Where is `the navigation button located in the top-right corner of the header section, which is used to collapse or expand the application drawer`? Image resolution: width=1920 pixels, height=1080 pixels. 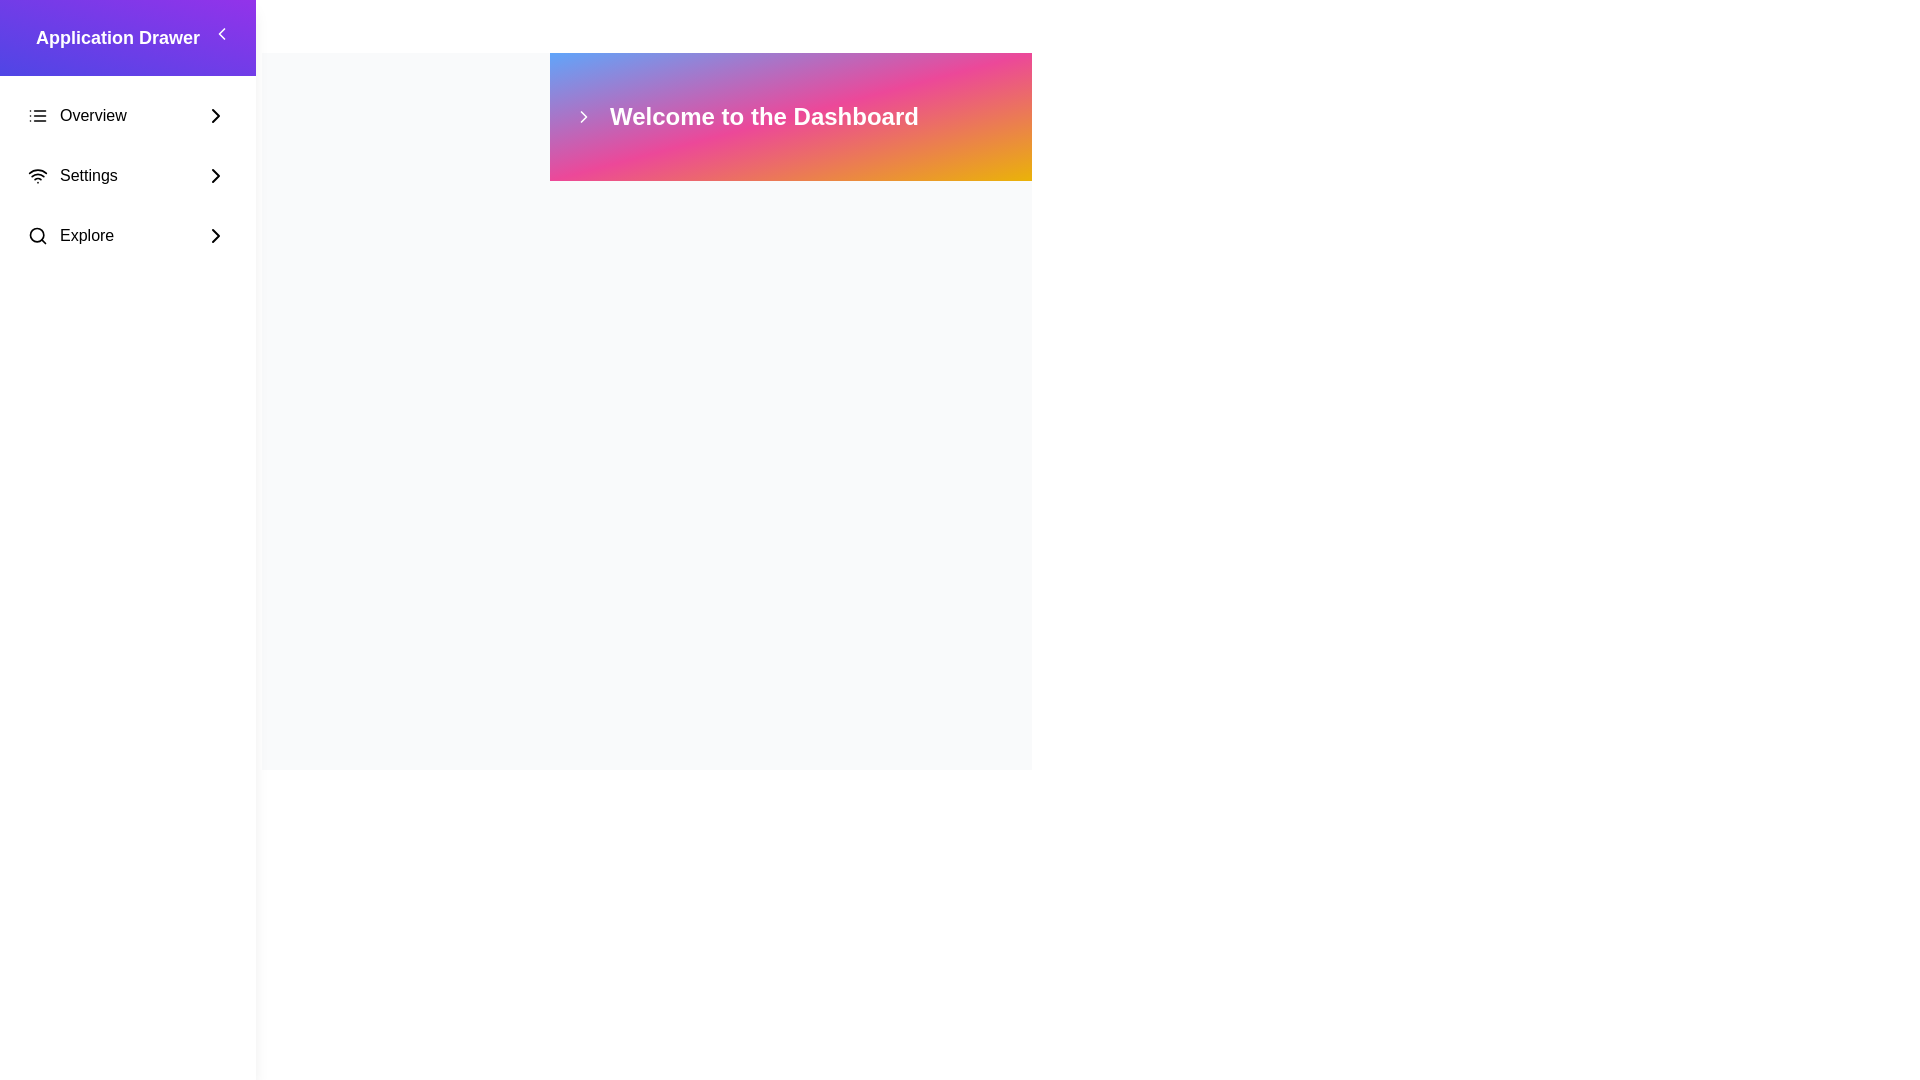 the navigation button located in the top-right corner of the header section, which is used to collapse or expand the application drawer is located at coordinates (221, 34).